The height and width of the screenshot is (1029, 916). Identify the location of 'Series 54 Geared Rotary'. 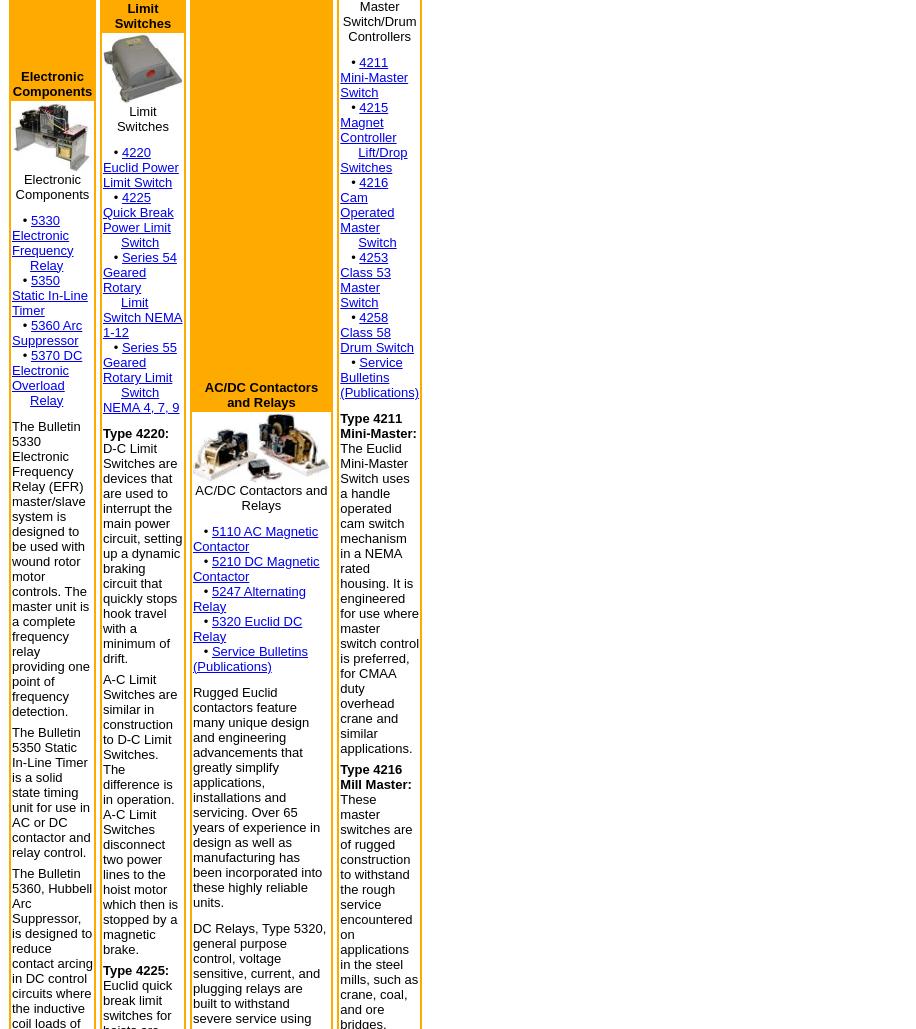
(138, 271).